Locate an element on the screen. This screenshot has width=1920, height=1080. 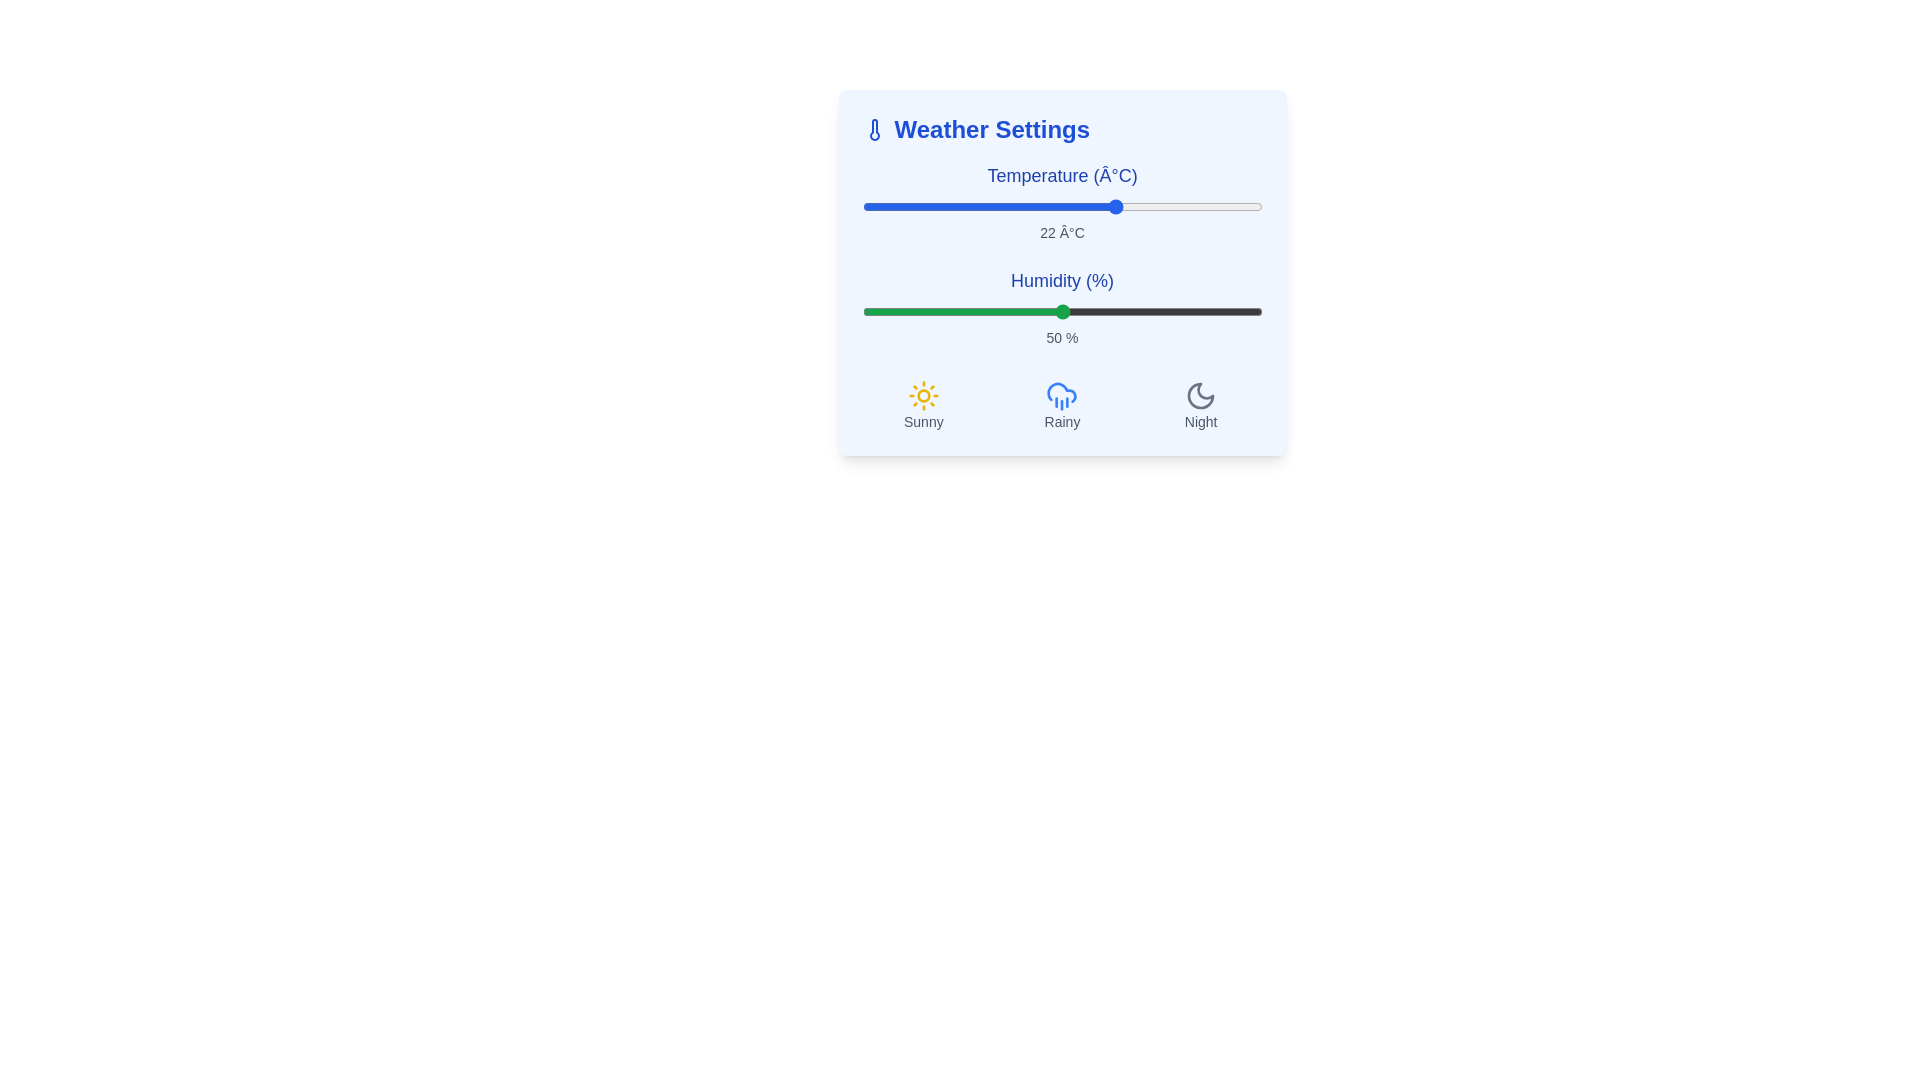
the crescent moon SVG icon representing nighttime conditions in the 'Weather Settings' card, which is located in the bottom-right section of the card is located at coordinates (1200, 396).